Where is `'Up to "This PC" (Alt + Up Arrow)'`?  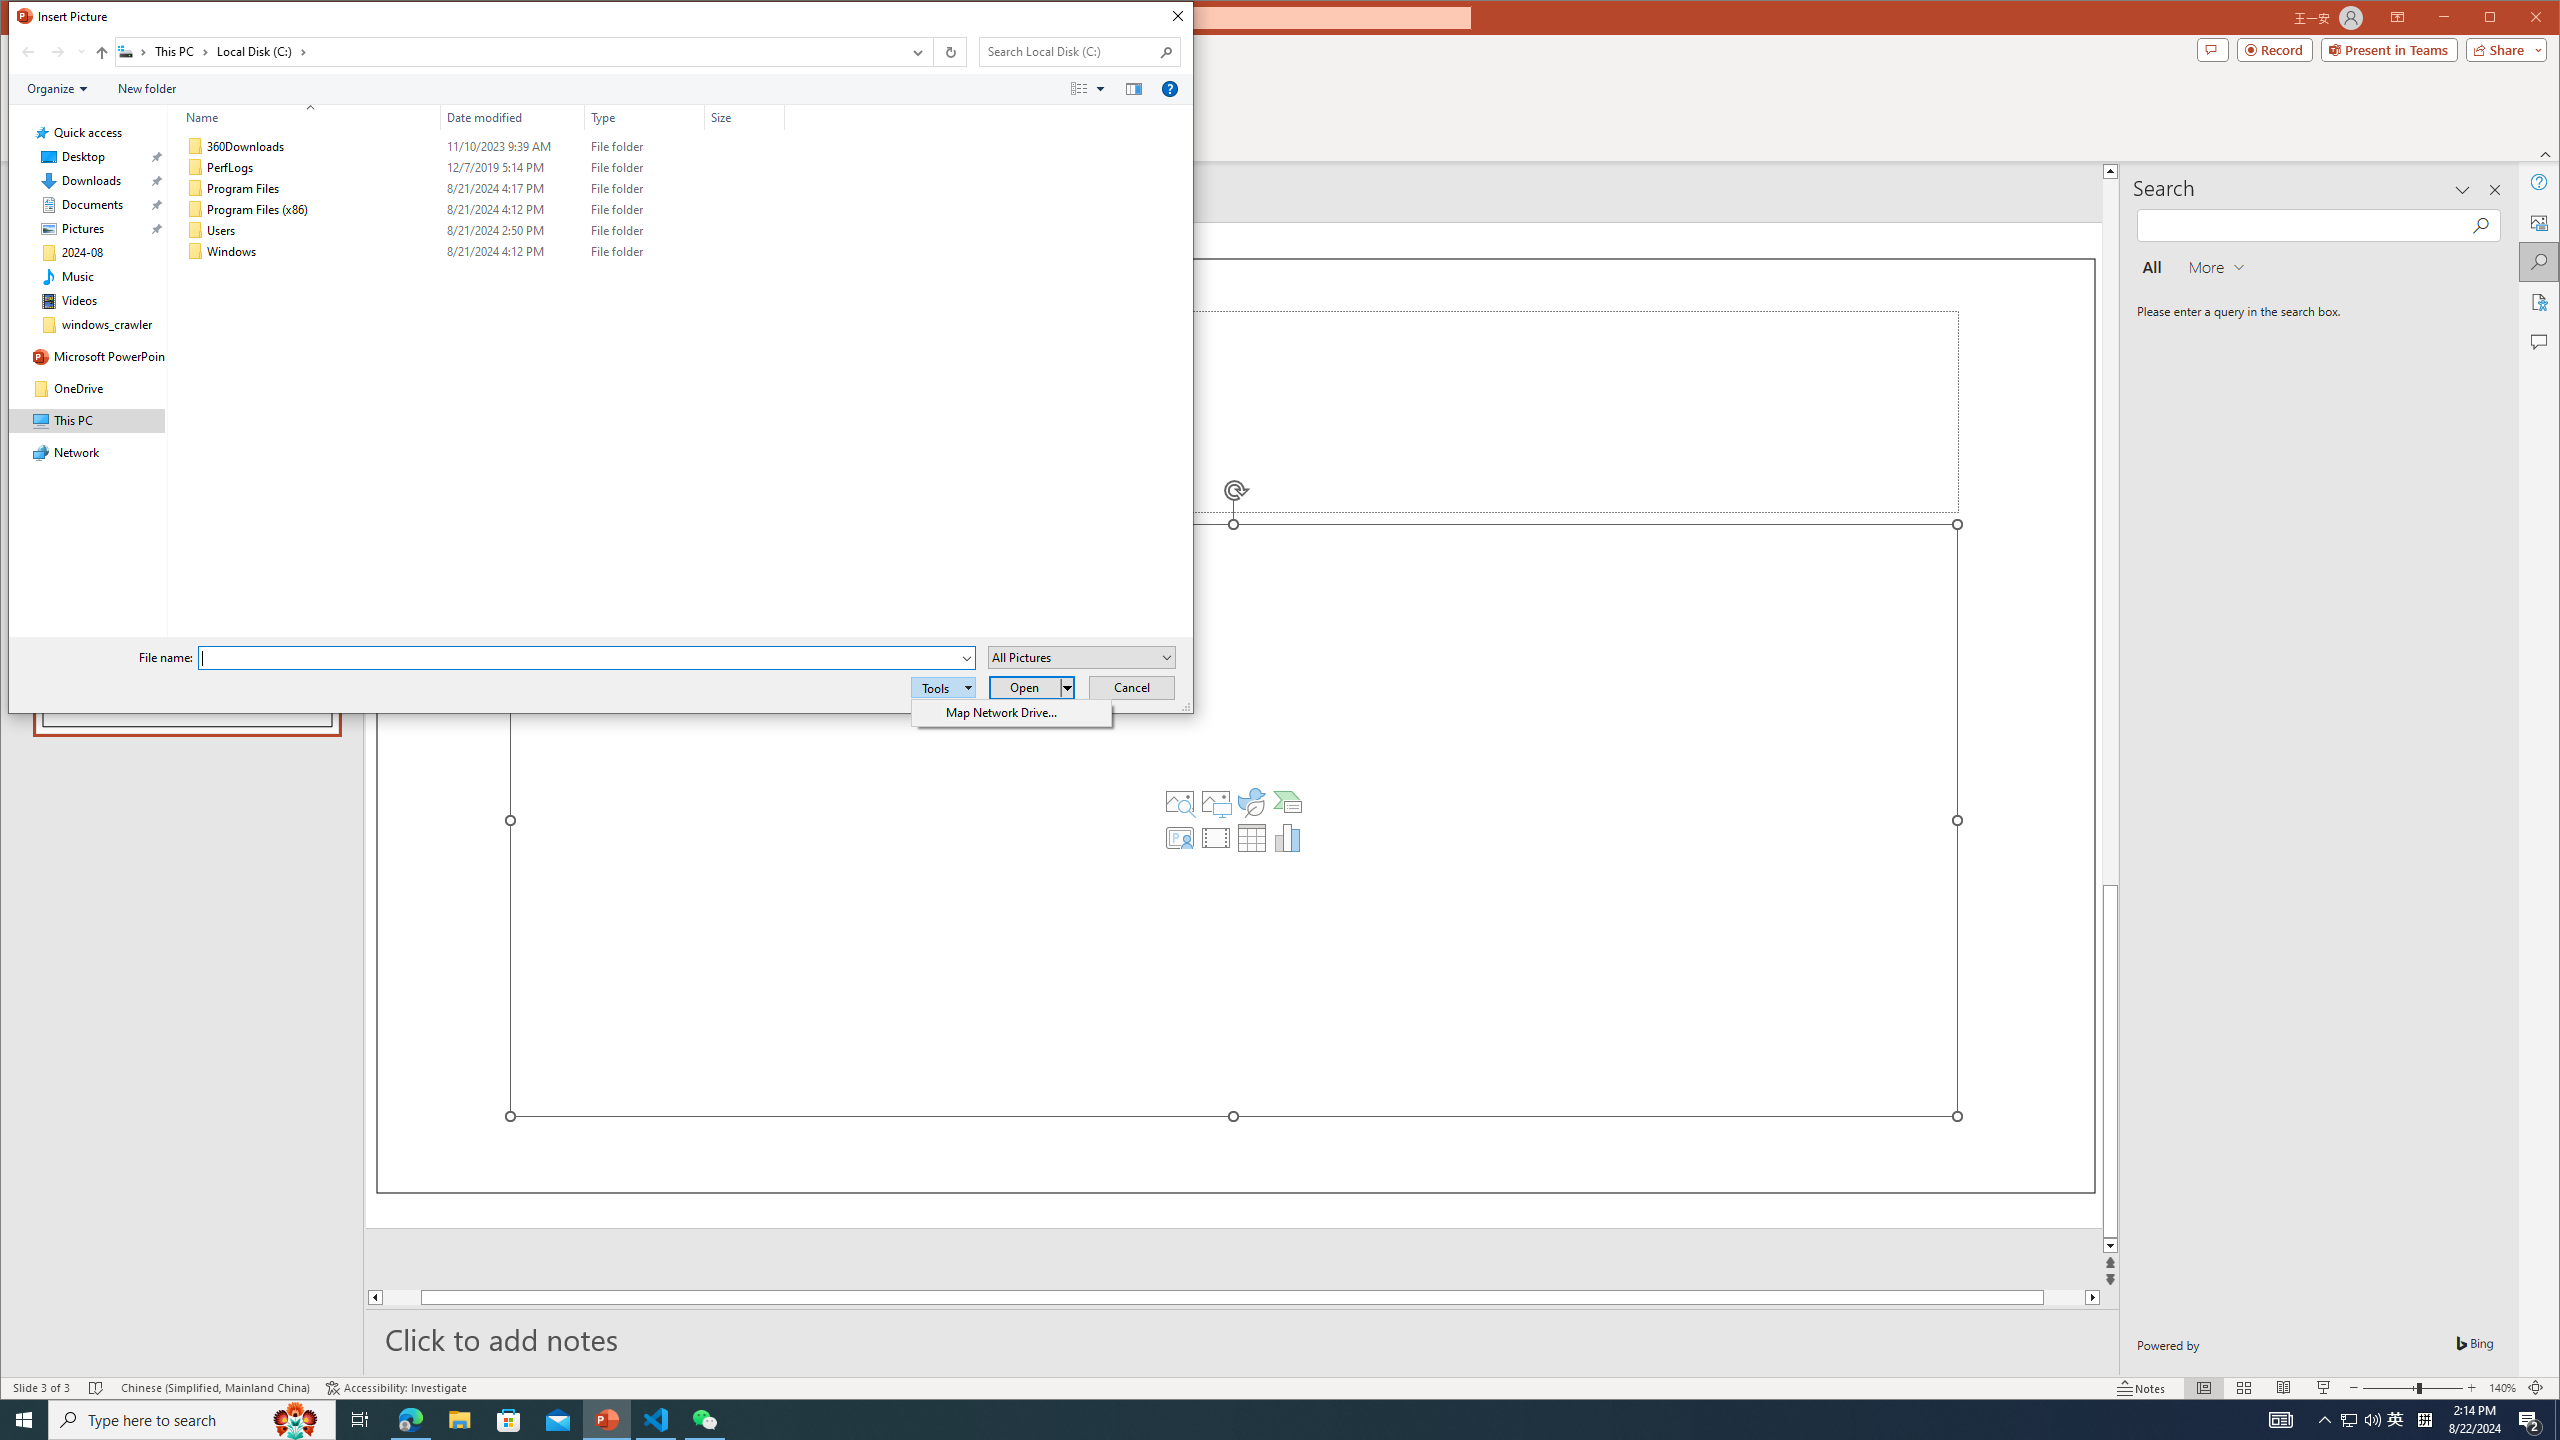 'Up to "This PC" (Alt + Up Arrow)' is located at coordinates (101, 51).